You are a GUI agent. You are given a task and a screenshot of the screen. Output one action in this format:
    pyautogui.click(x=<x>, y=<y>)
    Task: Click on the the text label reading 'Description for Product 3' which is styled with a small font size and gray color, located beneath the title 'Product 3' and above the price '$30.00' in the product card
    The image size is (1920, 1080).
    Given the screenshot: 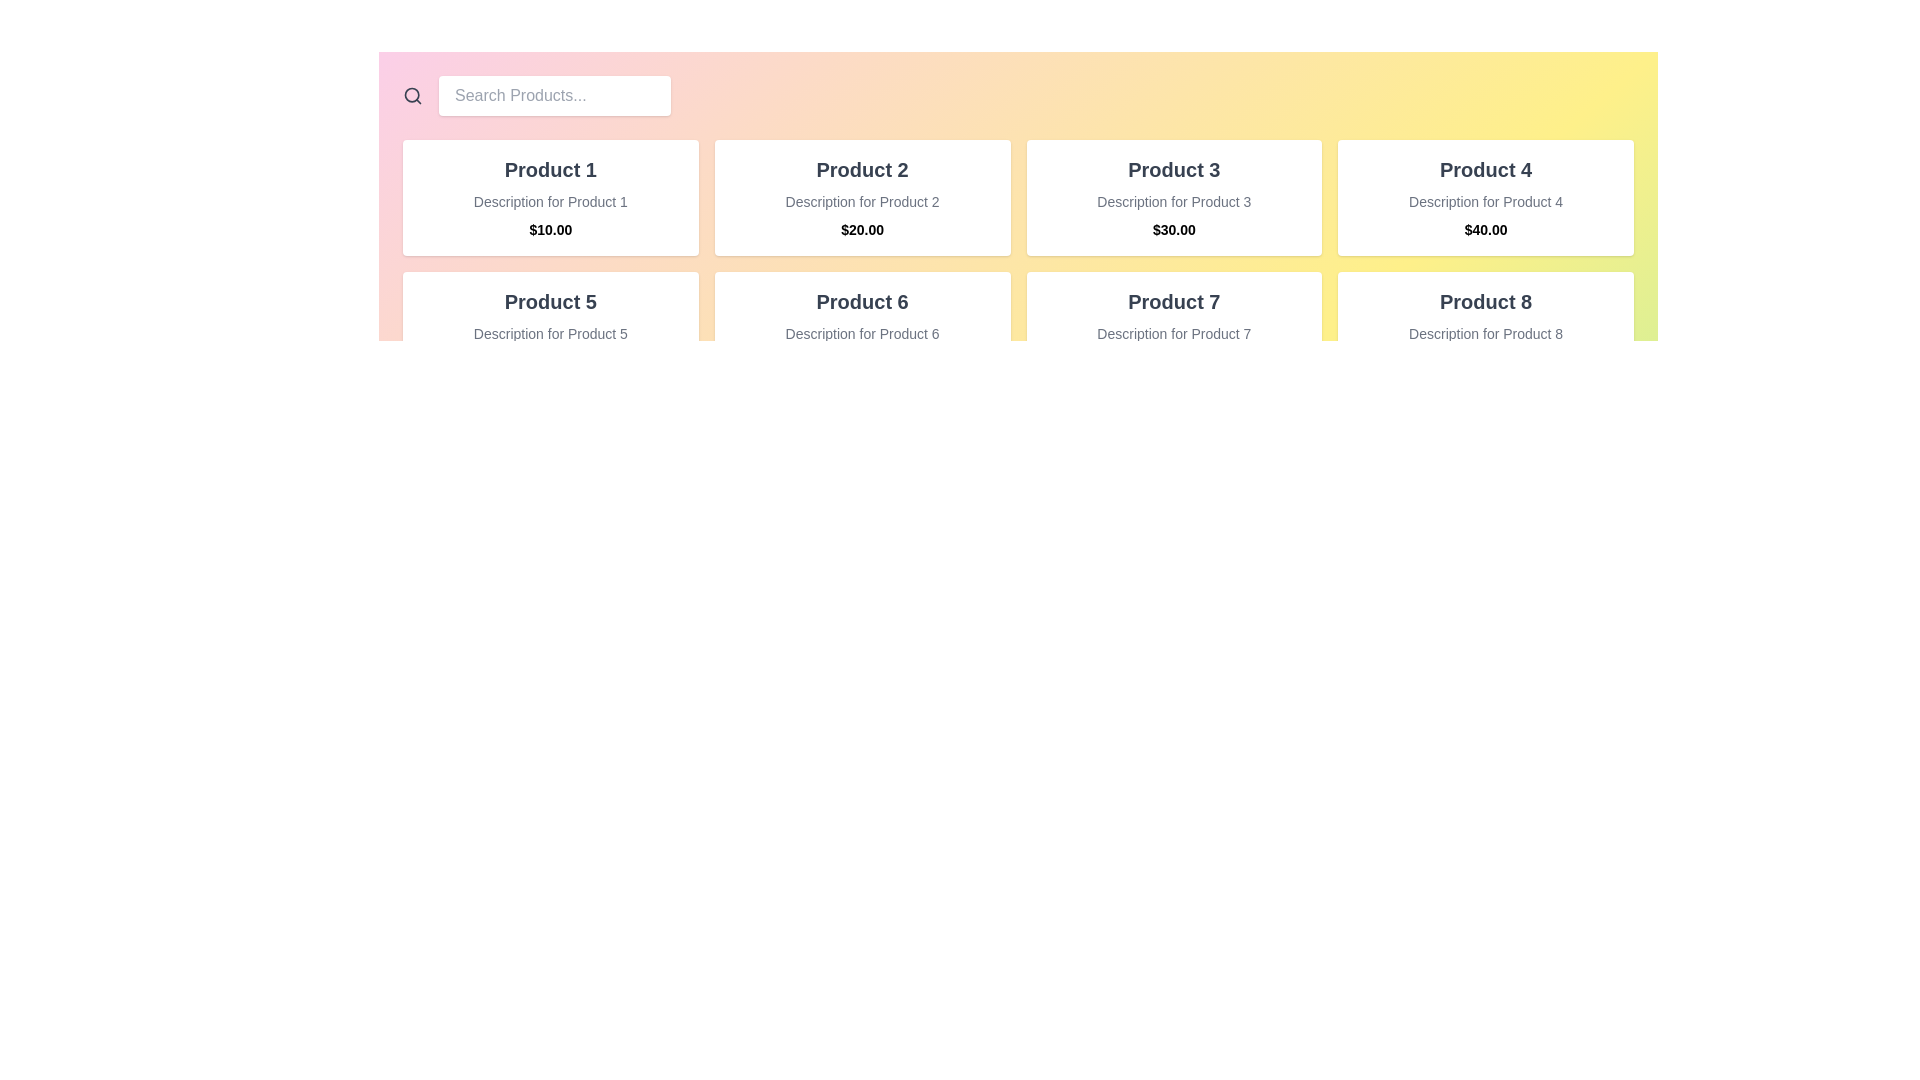 What is the action you would take?
    pyautogui.click(x=1174, y=201)
    